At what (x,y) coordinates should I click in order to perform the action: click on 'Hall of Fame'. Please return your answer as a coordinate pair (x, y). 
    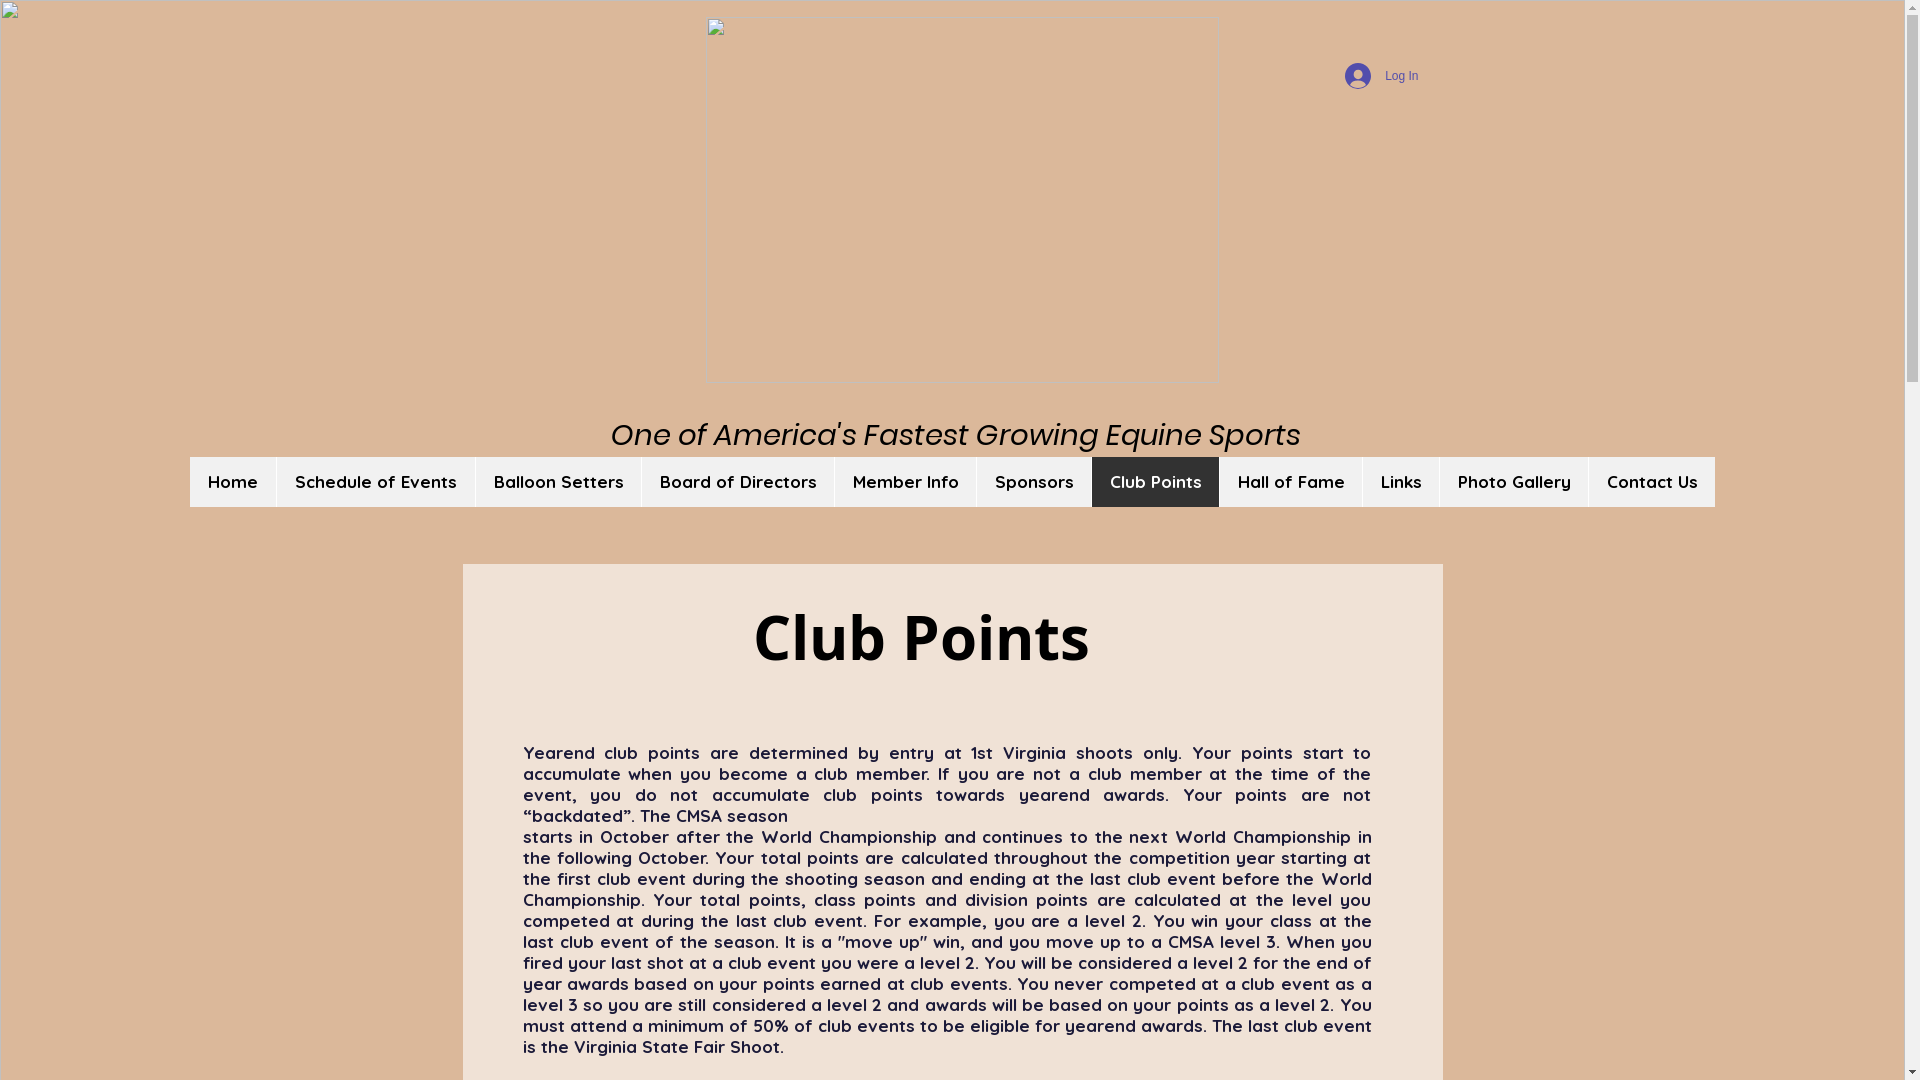
    Looking at the image, I should click on (1290, 482).